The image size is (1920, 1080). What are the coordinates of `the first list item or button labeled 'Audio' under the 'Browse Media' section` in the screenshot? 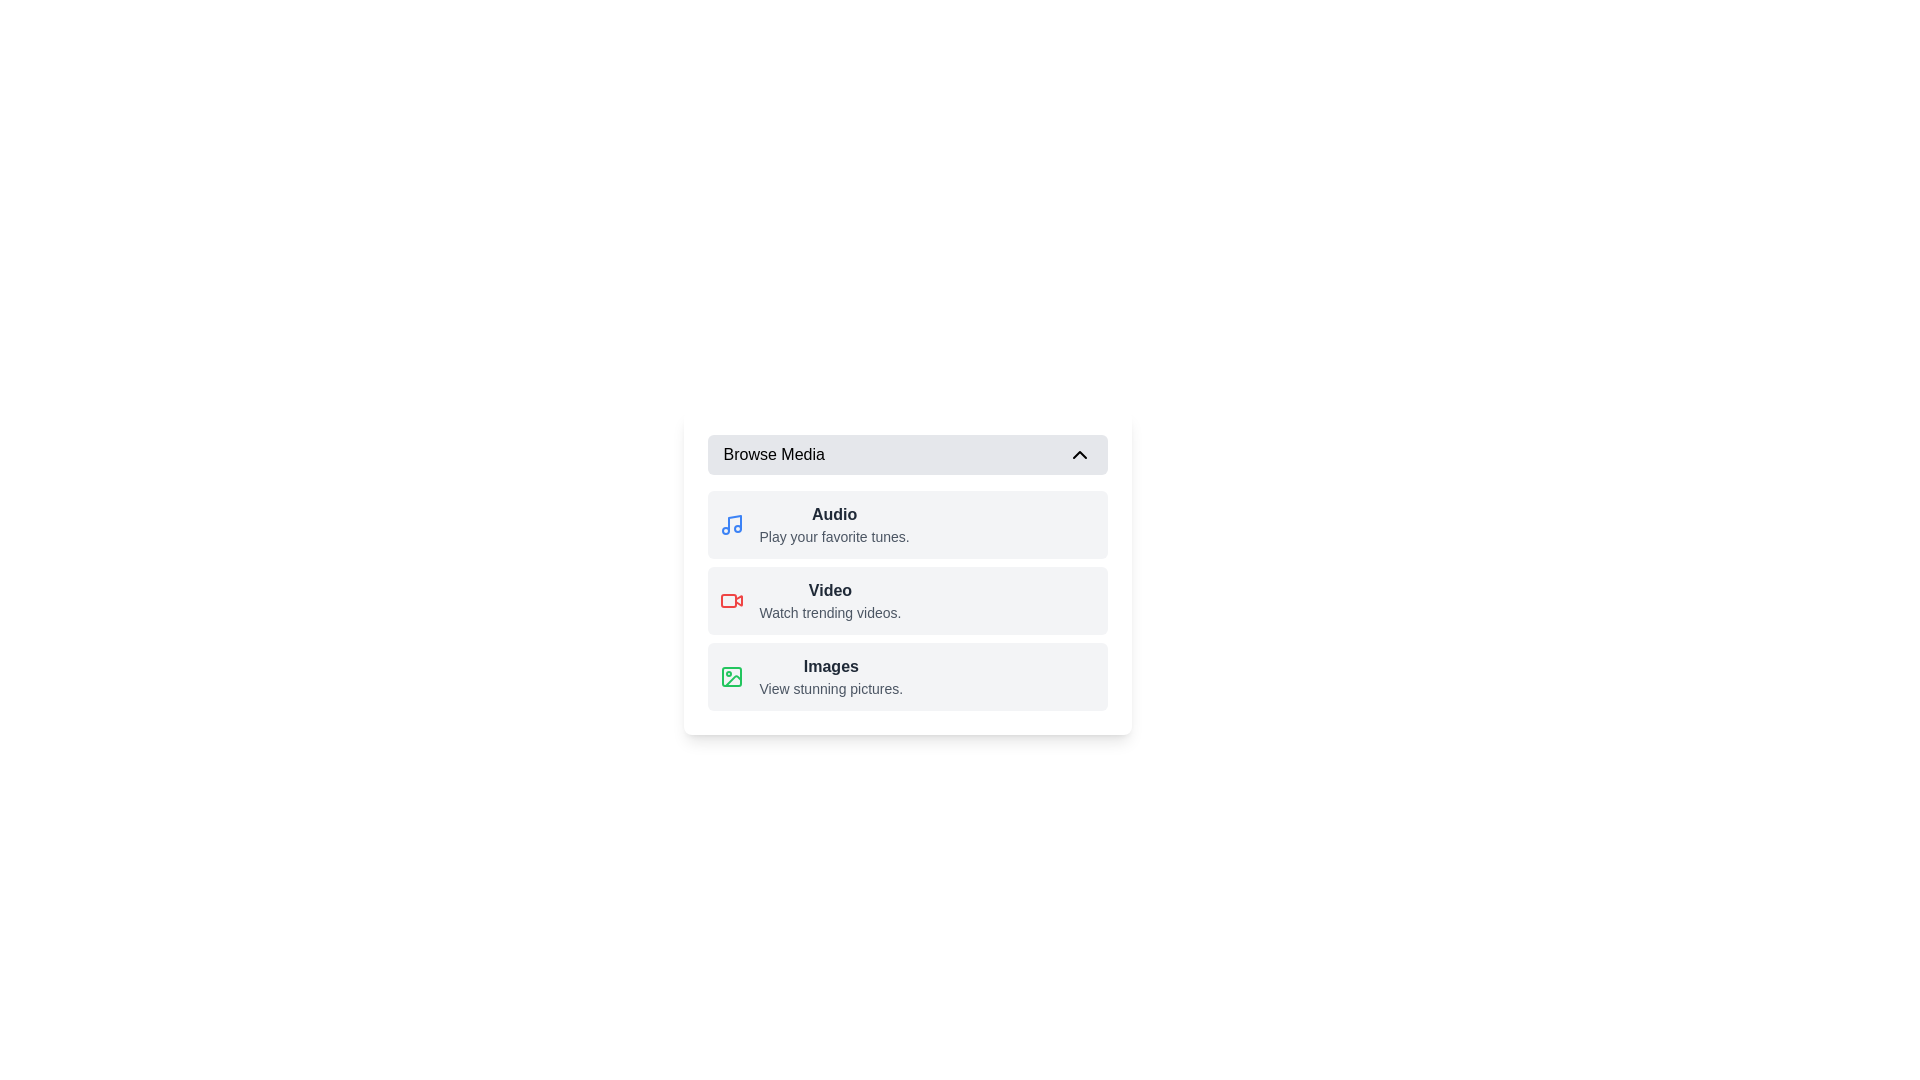 It's located at (906, 523).